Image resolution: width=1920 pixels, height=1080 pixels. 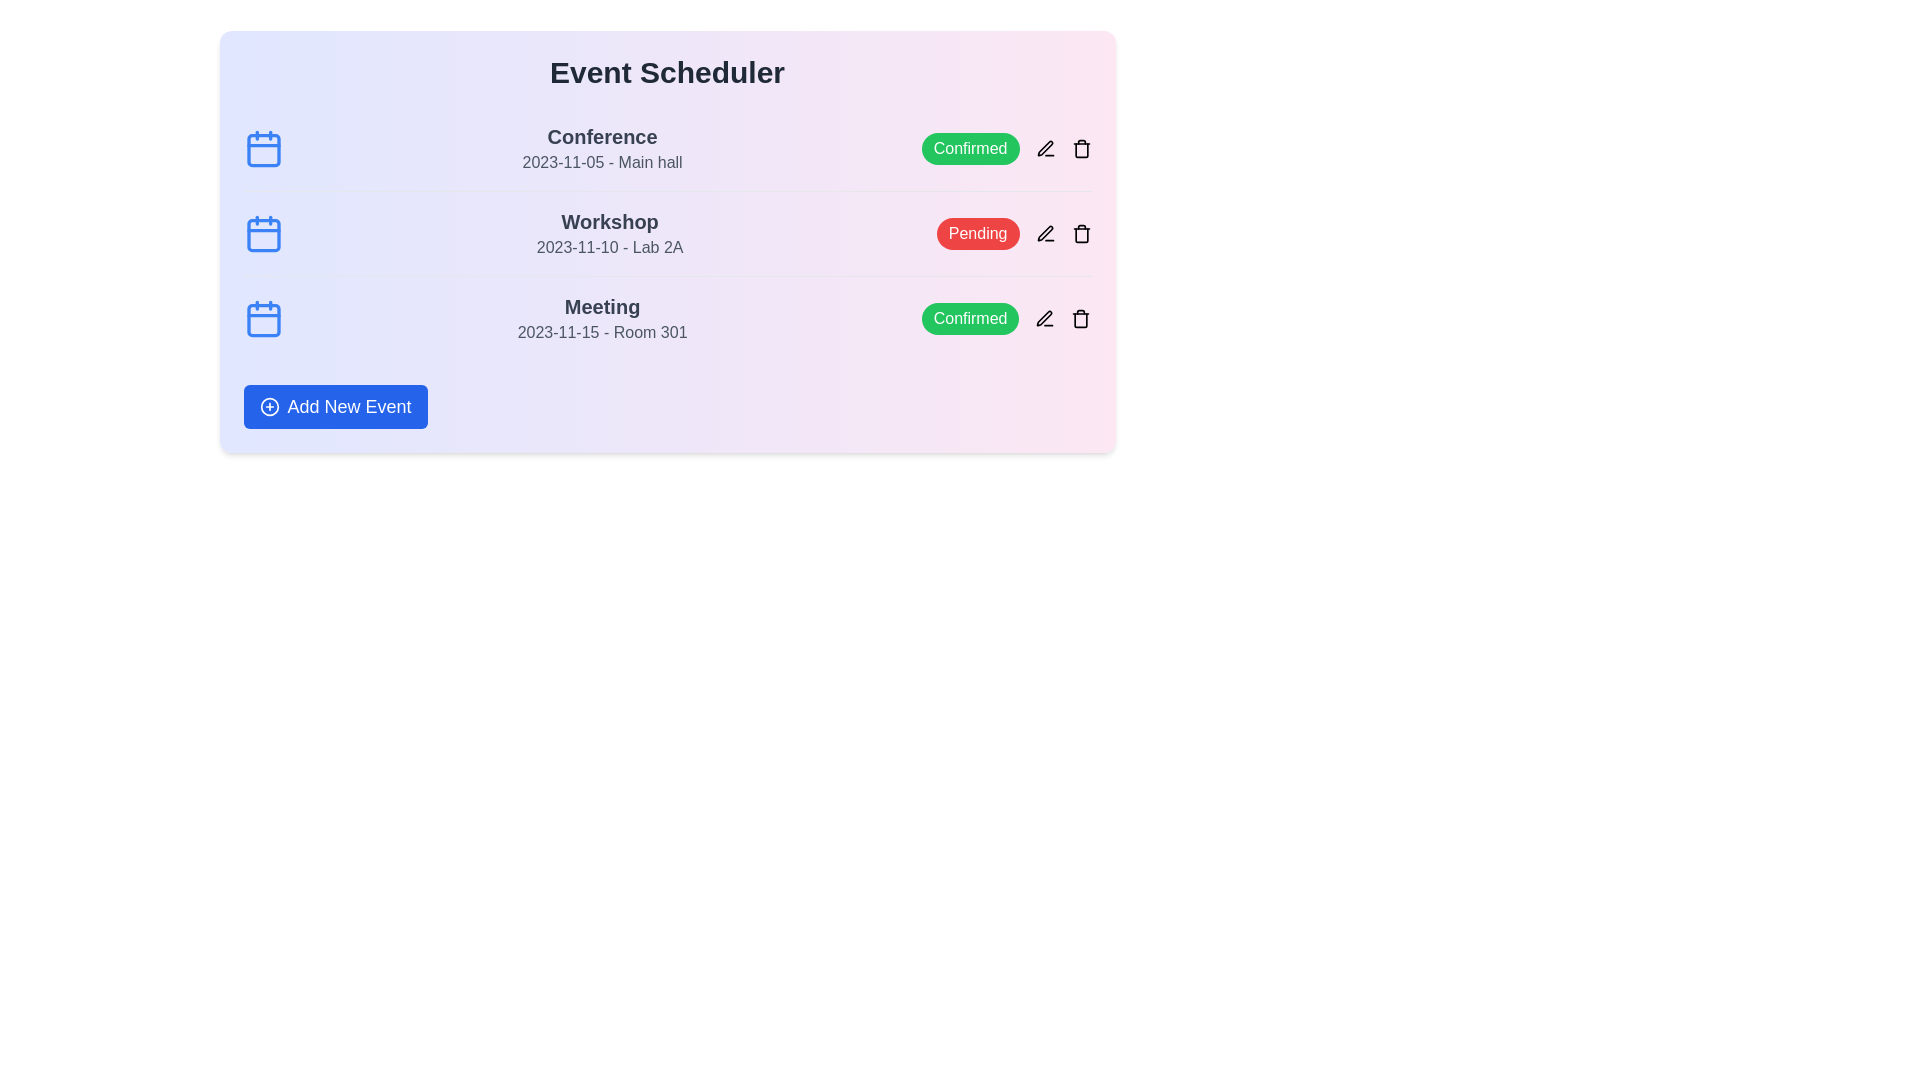 What do you see at coordinates (1080, 318) in the screenshot?
I see `the trash can icon button located to the right of the 'Meeting' event row` at bounding box center [1080, 318].